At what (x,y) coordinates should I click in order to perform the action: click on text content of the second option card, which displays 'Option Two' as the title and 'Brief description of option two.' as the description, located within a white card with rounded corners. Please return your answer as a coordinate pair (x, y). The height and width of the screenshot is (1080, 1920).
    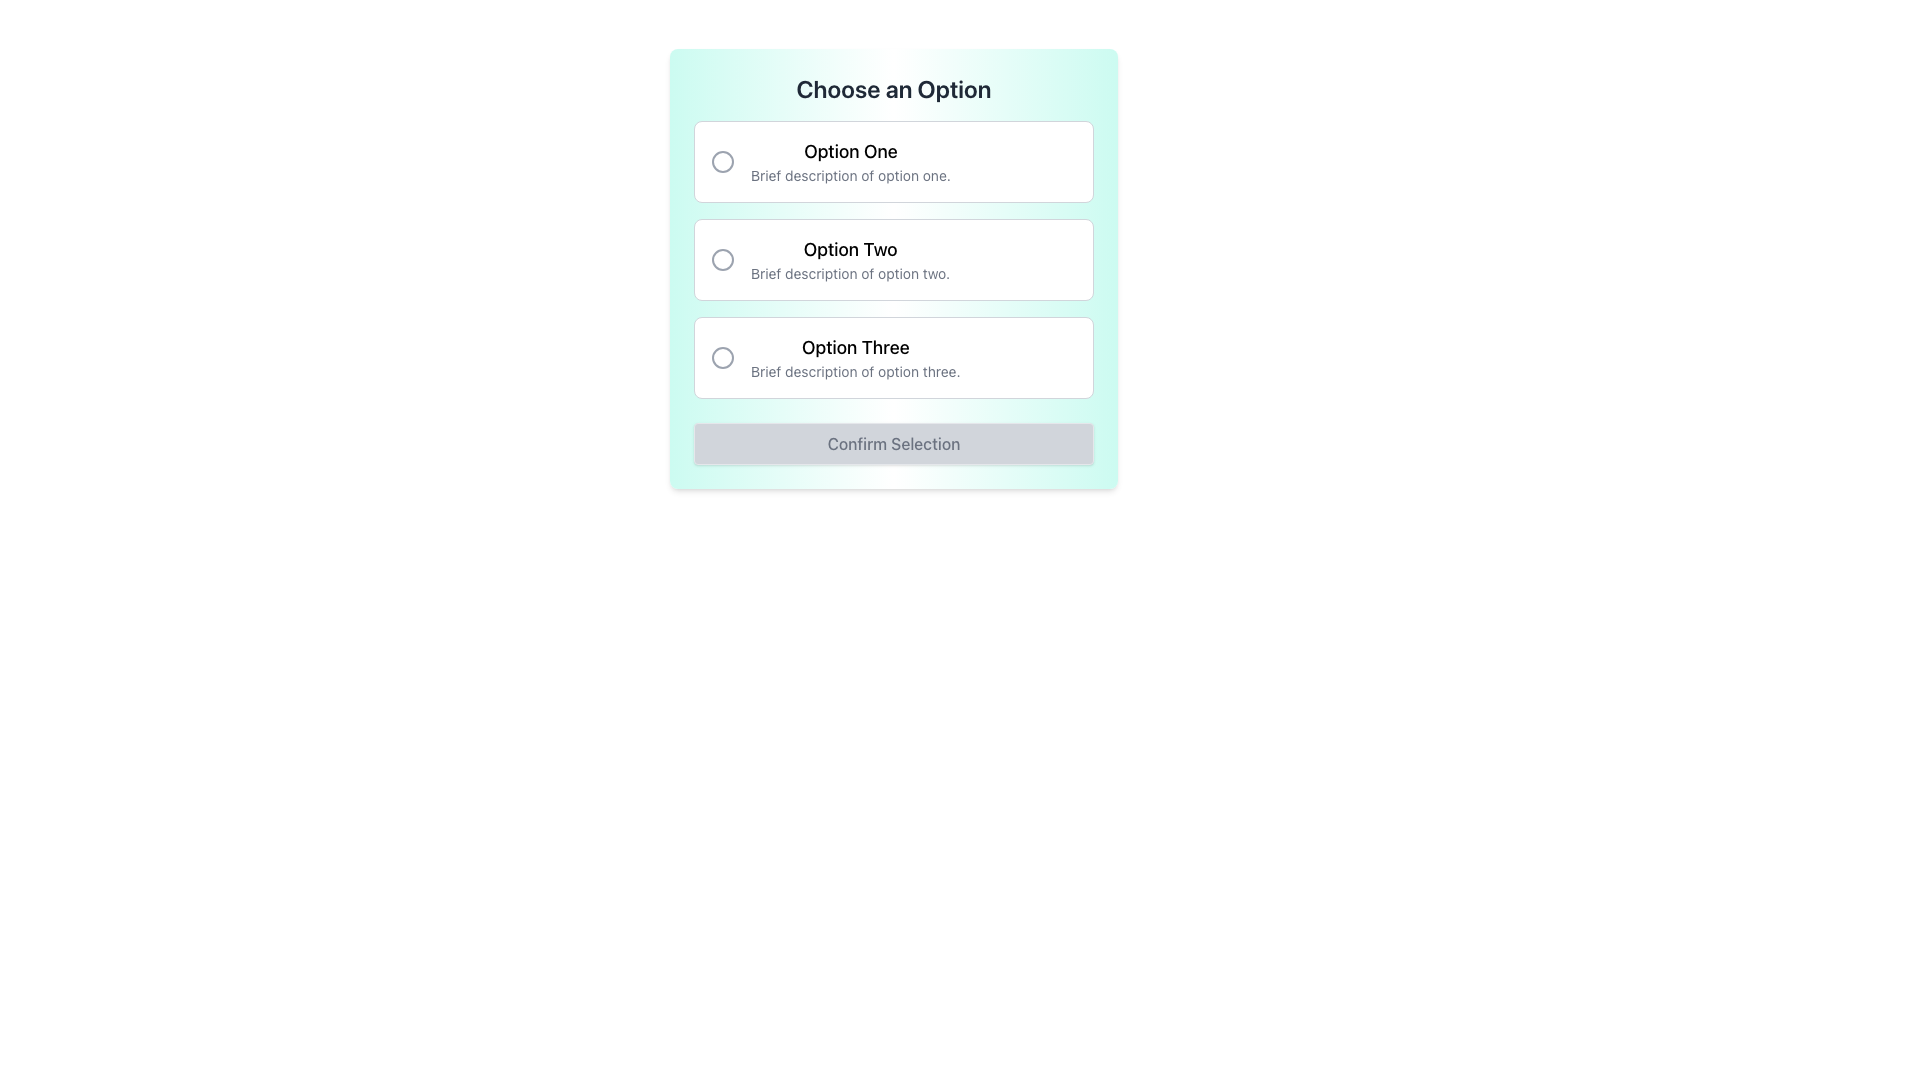
    Looking at the image, I should click on (850, 258).